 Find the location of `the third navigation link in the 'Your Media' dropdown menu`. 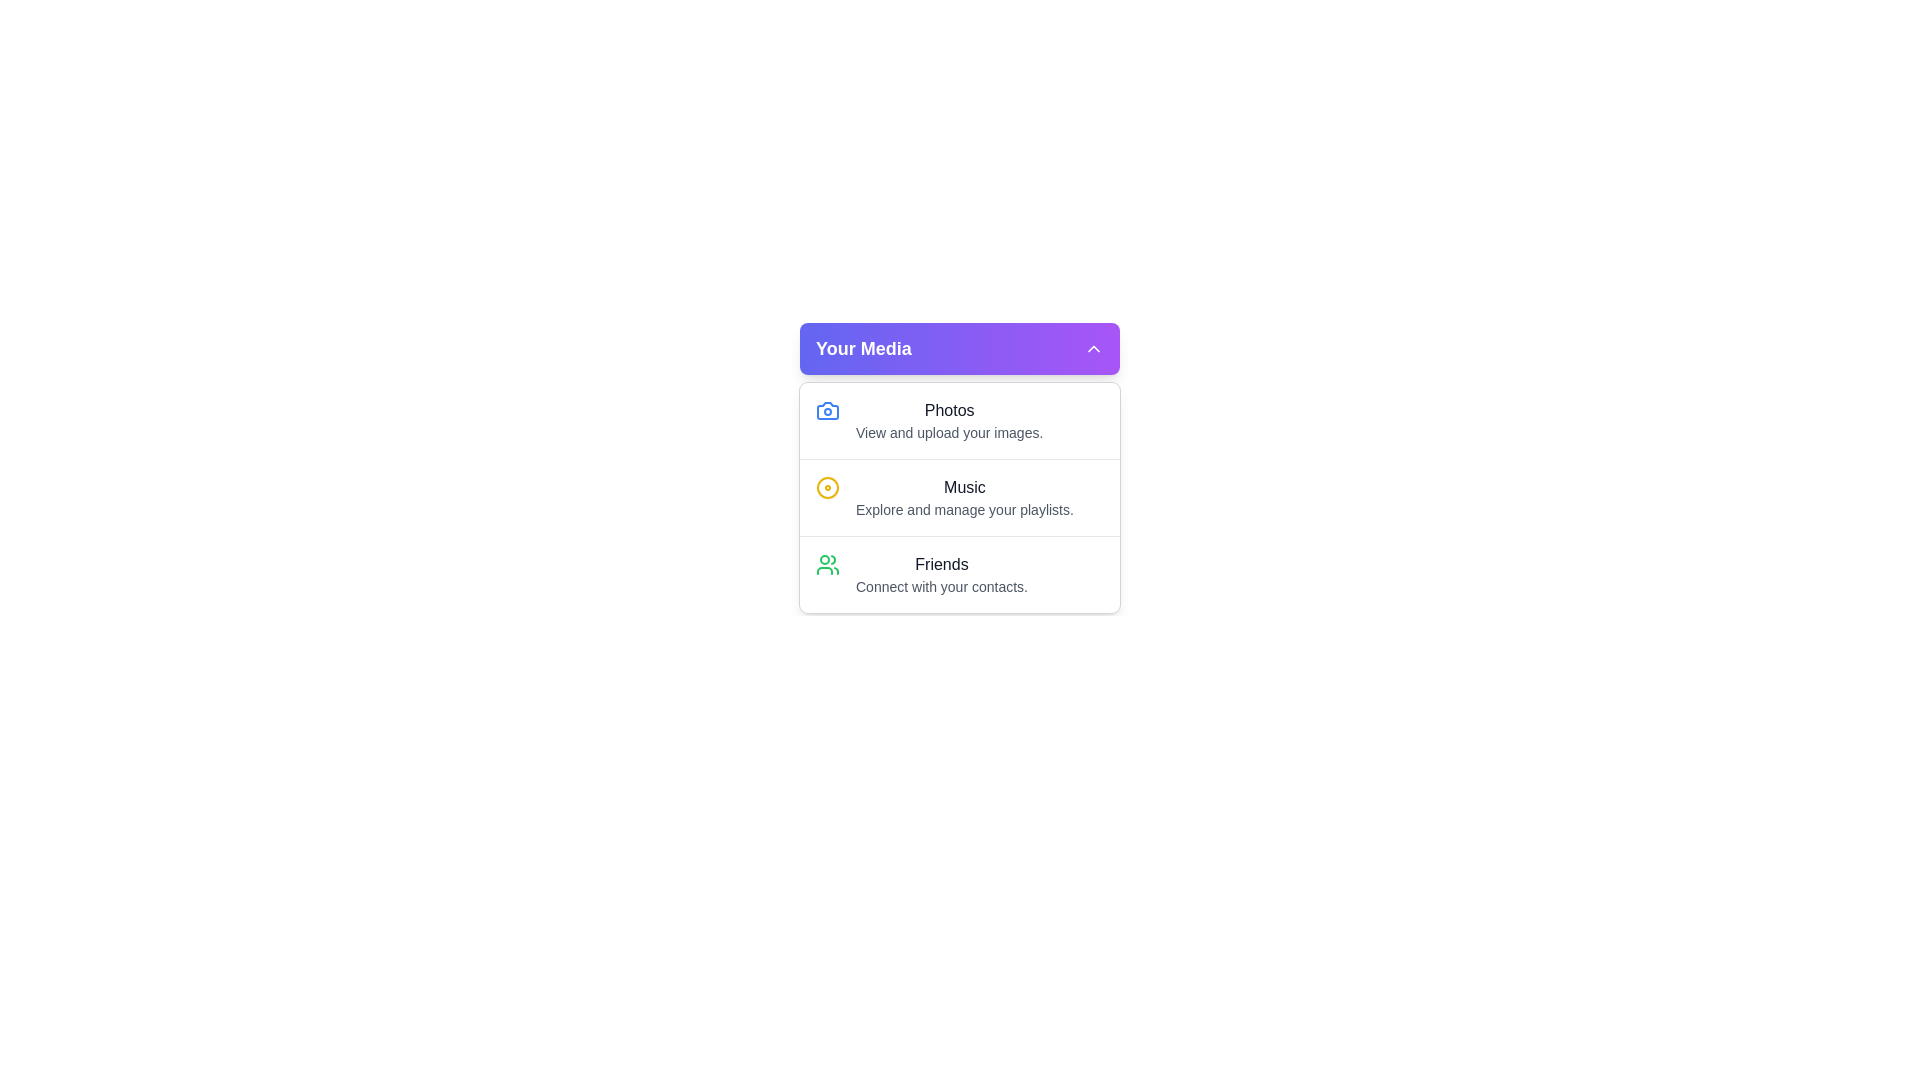

the third navigation link in the 'Your Media' dropdown menu is located at coordinates (960, 574).